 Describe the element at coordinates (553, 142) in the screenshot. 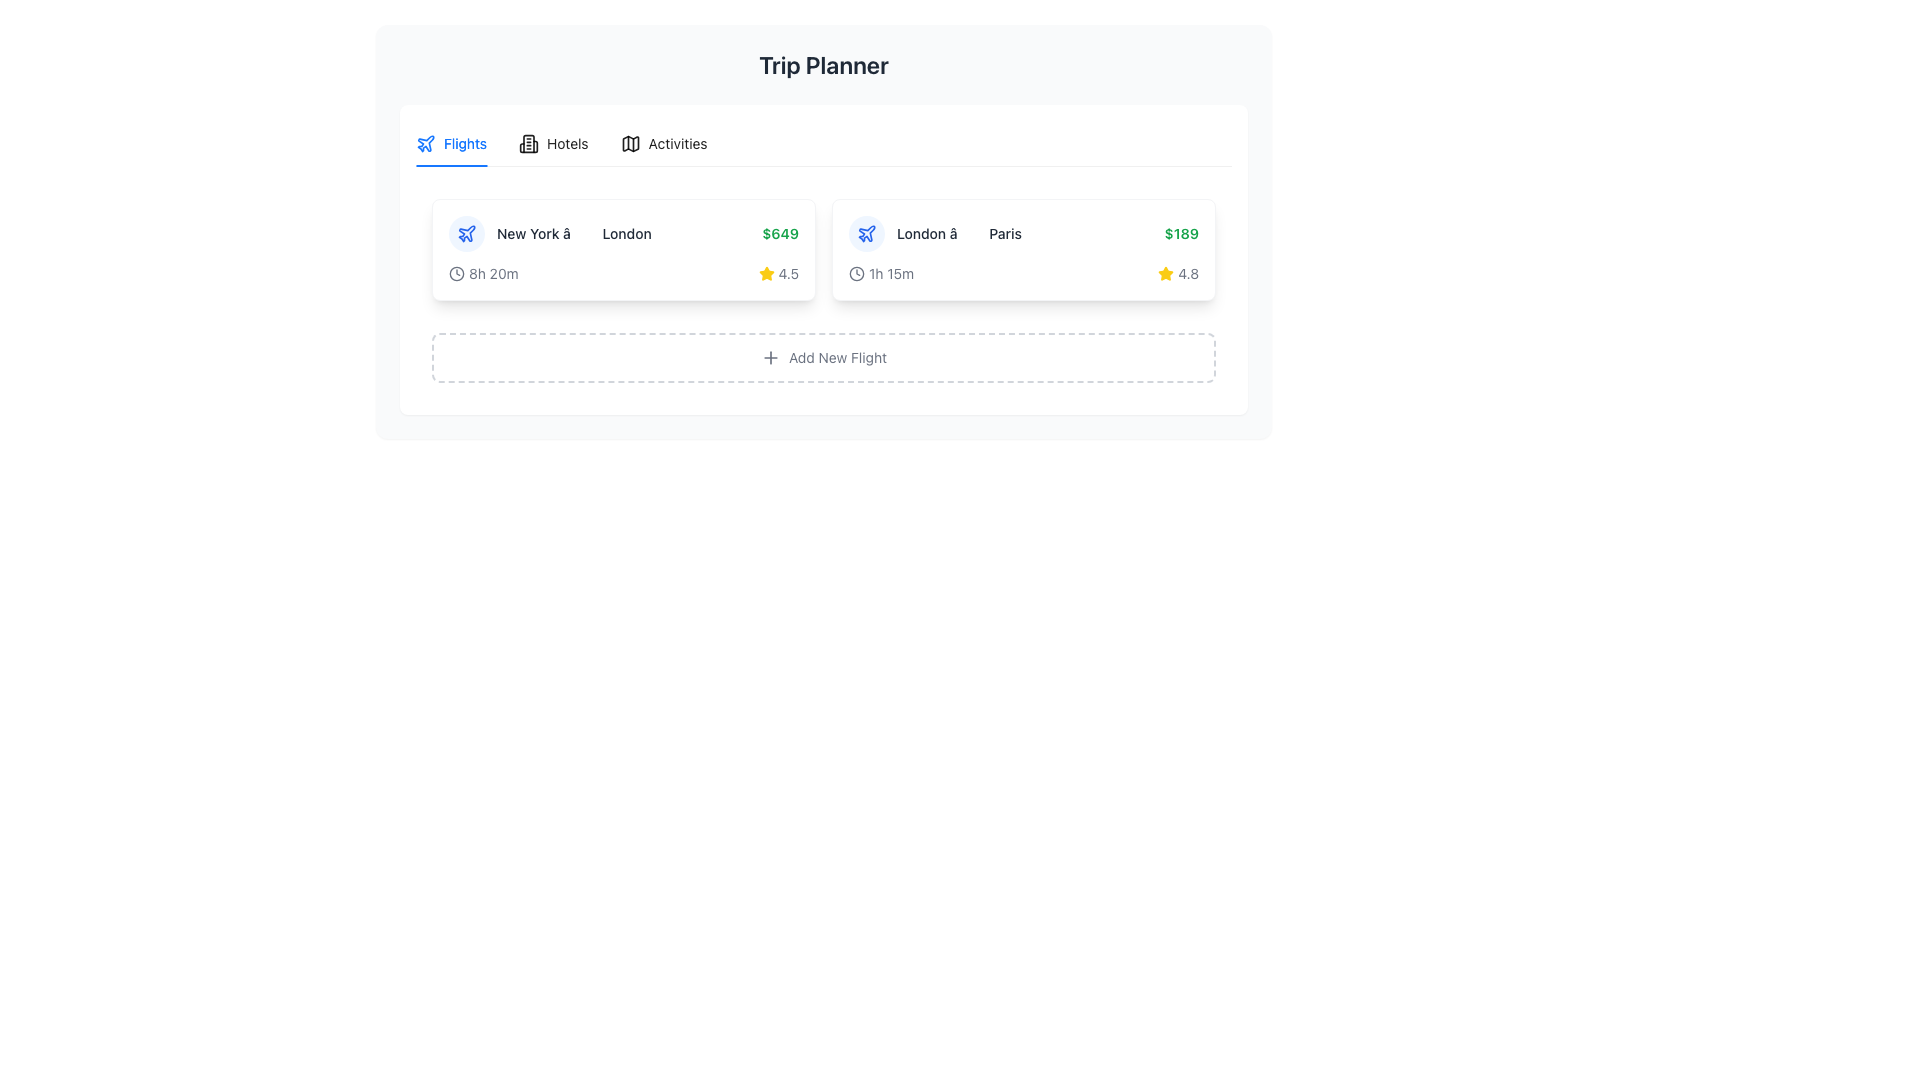

I see `the 'Hotels' navigation tab located in the middle of the tab group to switch the content view to hotel-related information` at that location.